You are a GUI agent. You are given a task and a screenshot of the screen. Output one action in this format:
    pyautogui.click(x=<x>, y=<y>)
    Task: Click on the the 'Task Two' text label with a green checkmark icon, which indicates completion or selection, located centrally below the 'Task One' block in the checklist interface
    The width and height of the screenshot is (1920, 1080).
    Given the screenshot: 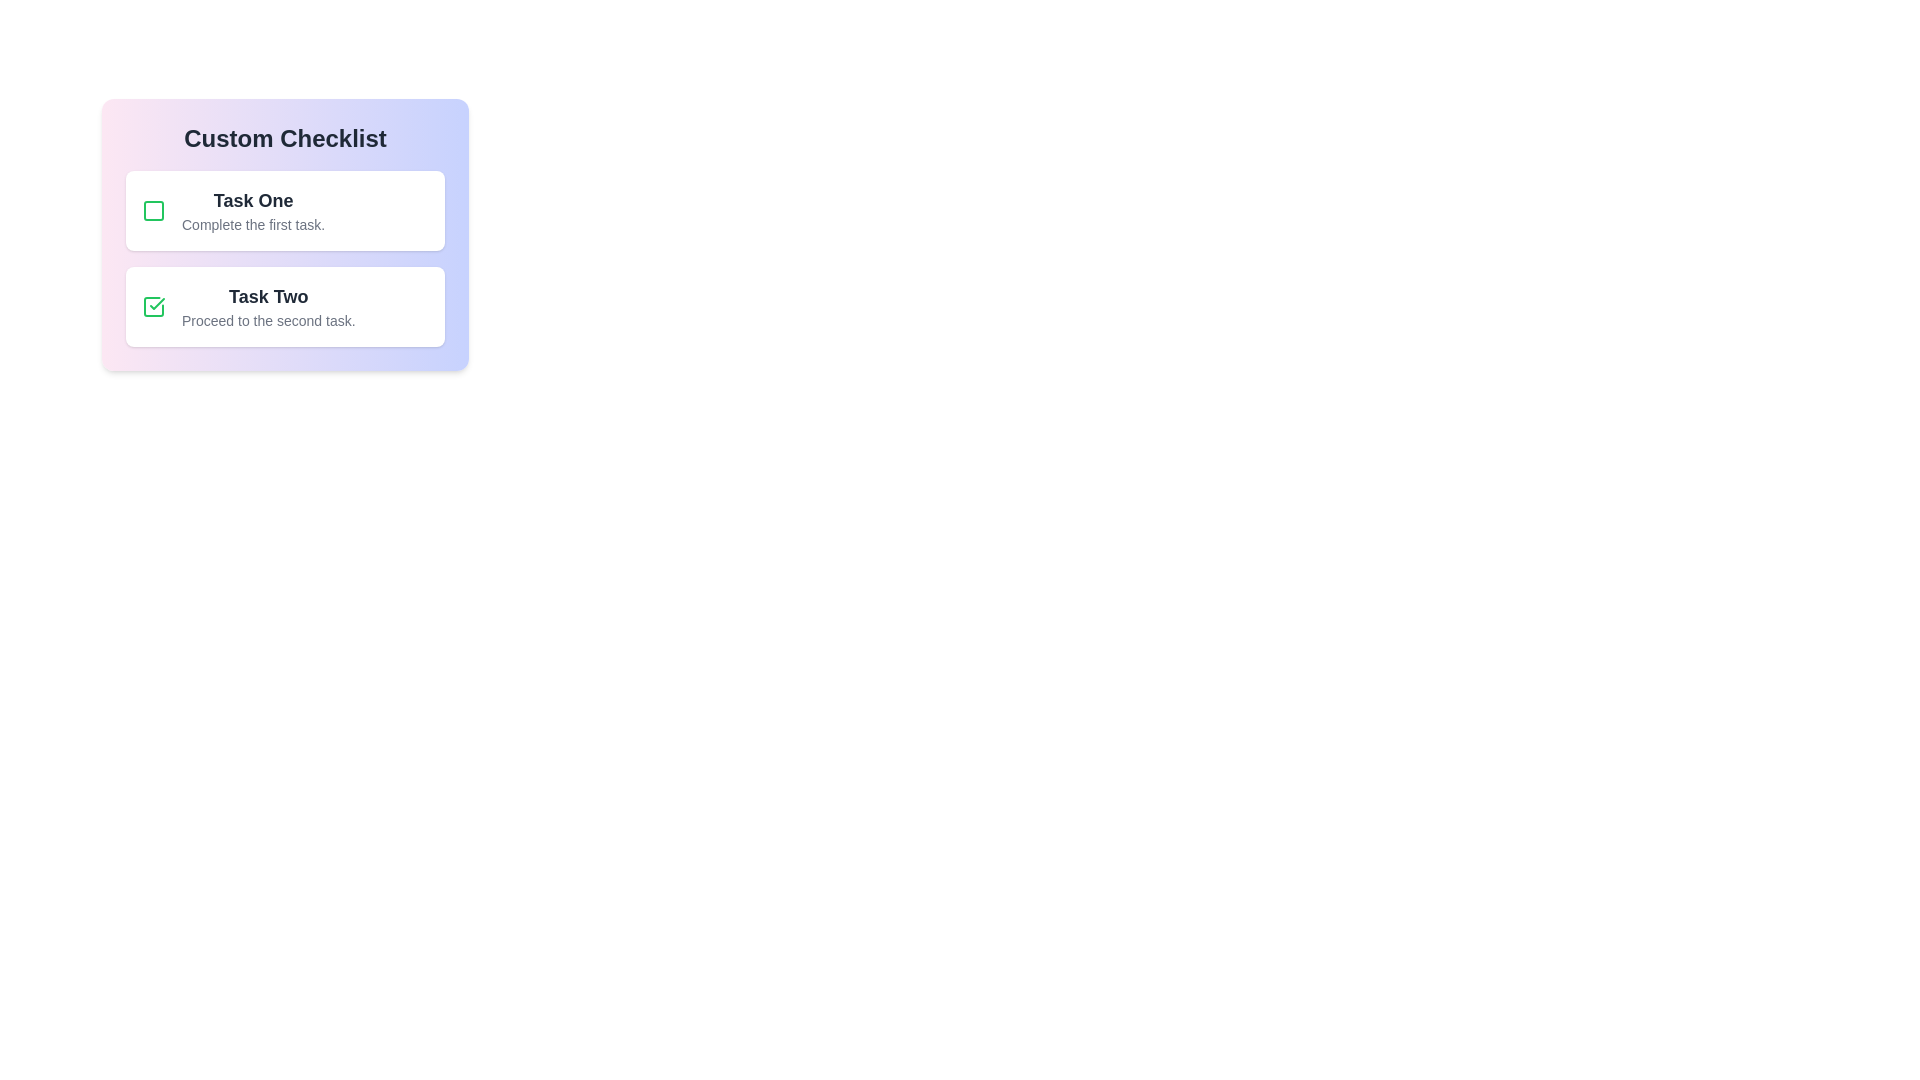 What is the action you would take?
    pyautogui.click(x=247, y=307)
    